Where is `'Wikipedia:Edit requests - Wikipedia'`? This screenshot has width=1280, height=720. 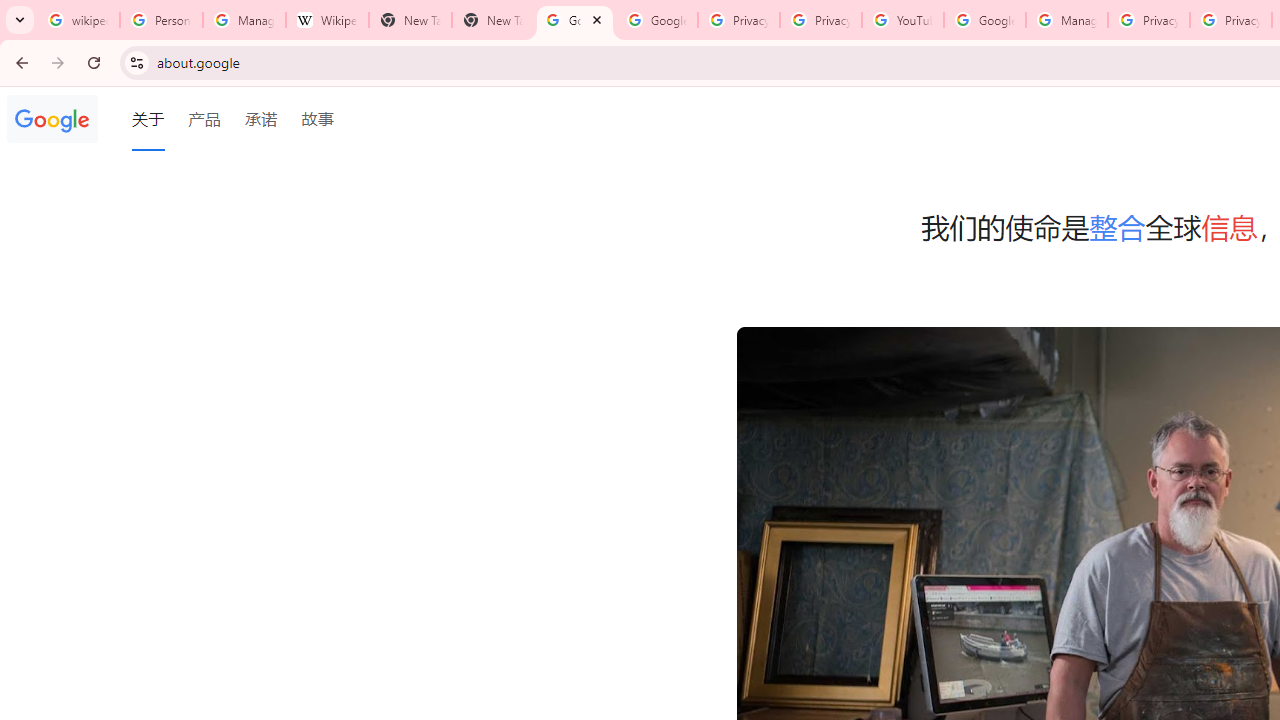
'Wikipedia:Edit requests - Wikipedia' is located at coordinates (327, 20).